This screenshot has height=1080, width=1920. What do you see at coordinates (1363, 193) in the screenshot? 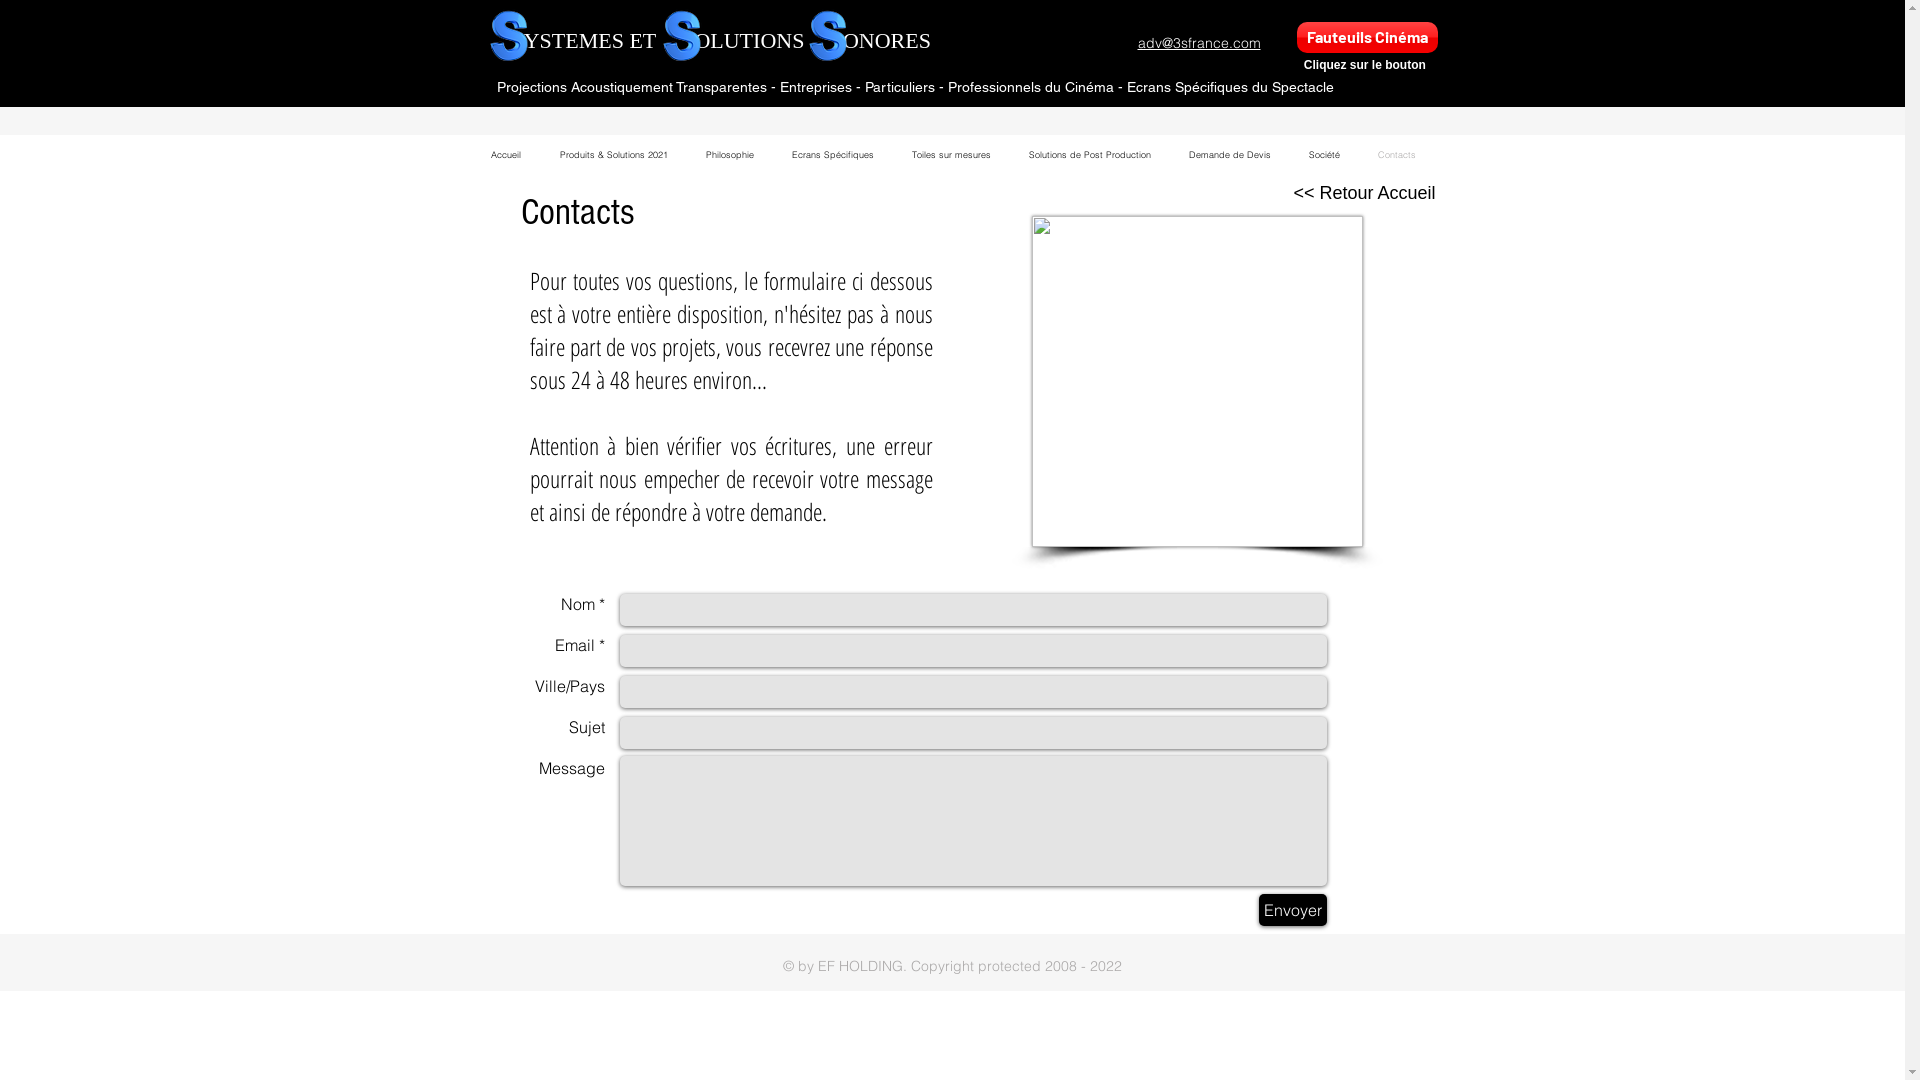
I see `'<< Retour Accueil'` at bounding box center [1363, 193].